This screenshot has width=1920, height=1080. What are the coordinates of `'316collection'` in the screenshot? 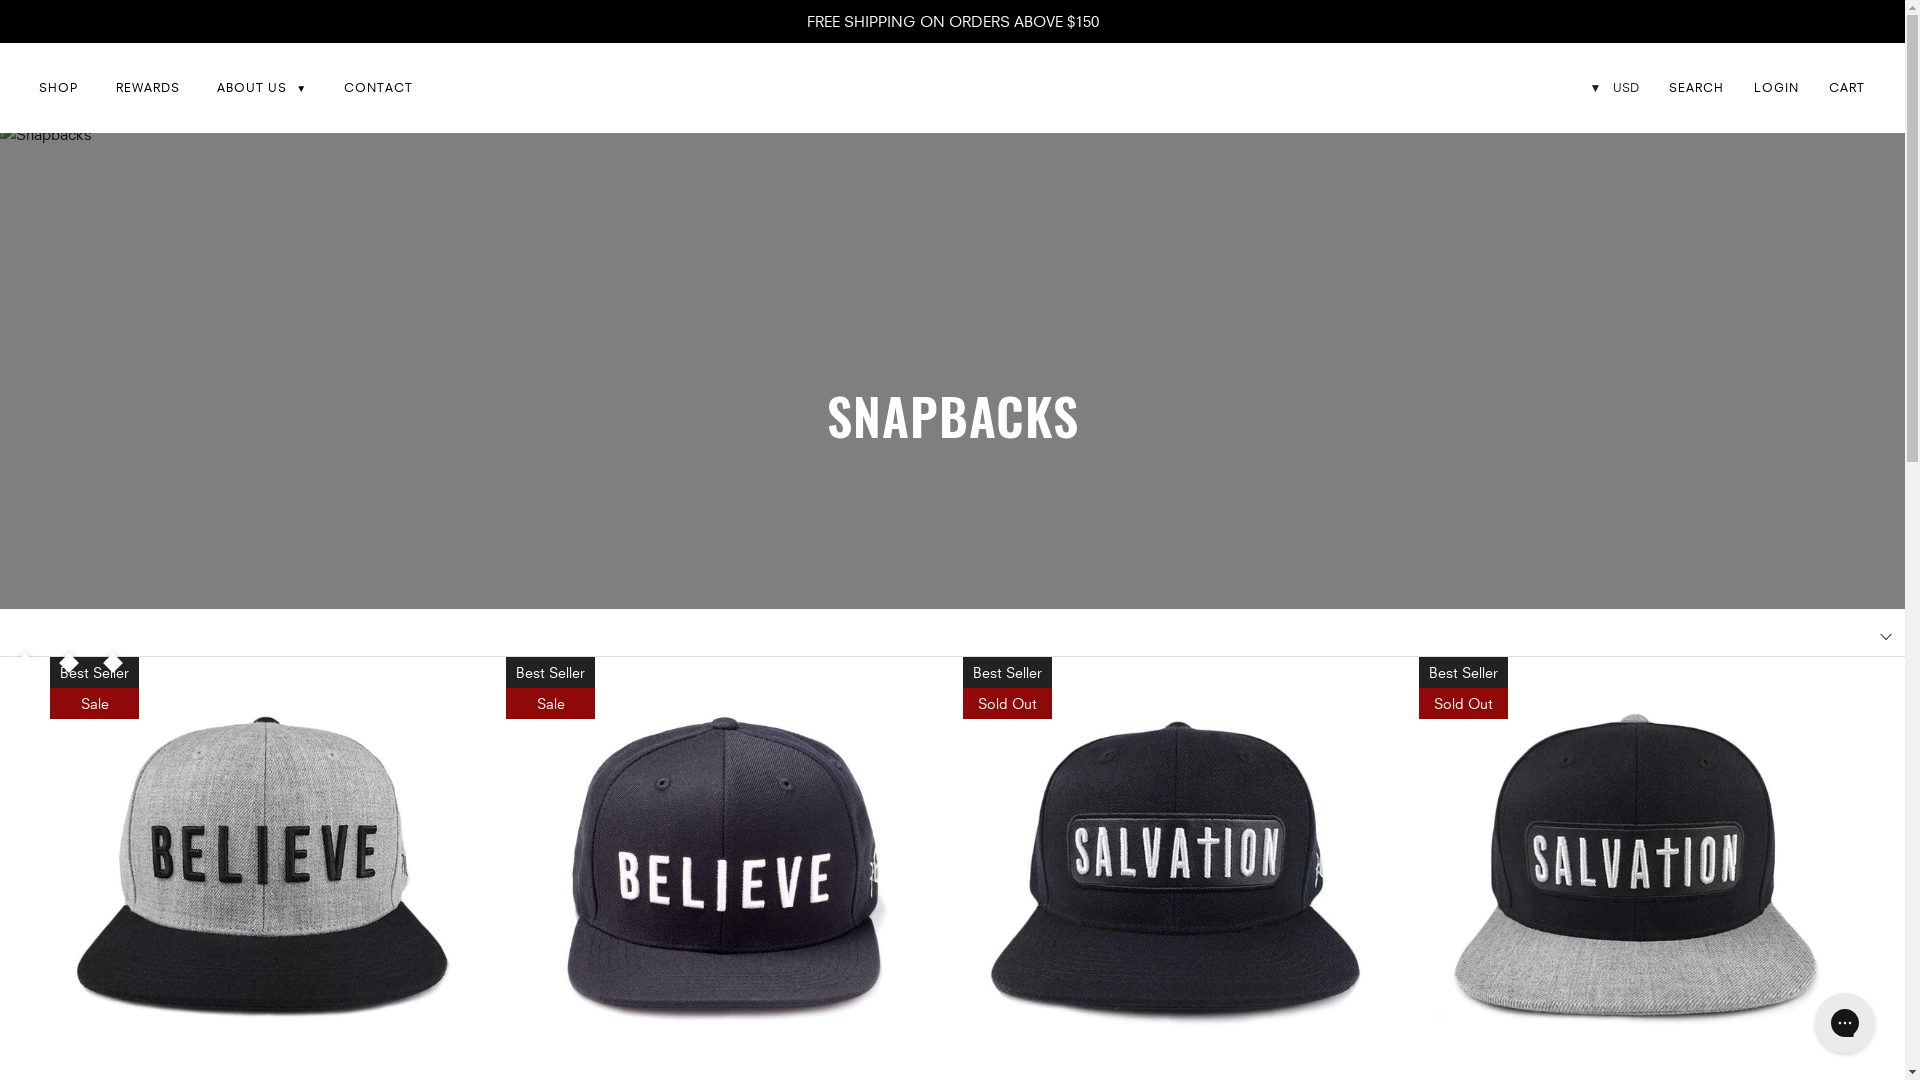 It's located at (944, 87).